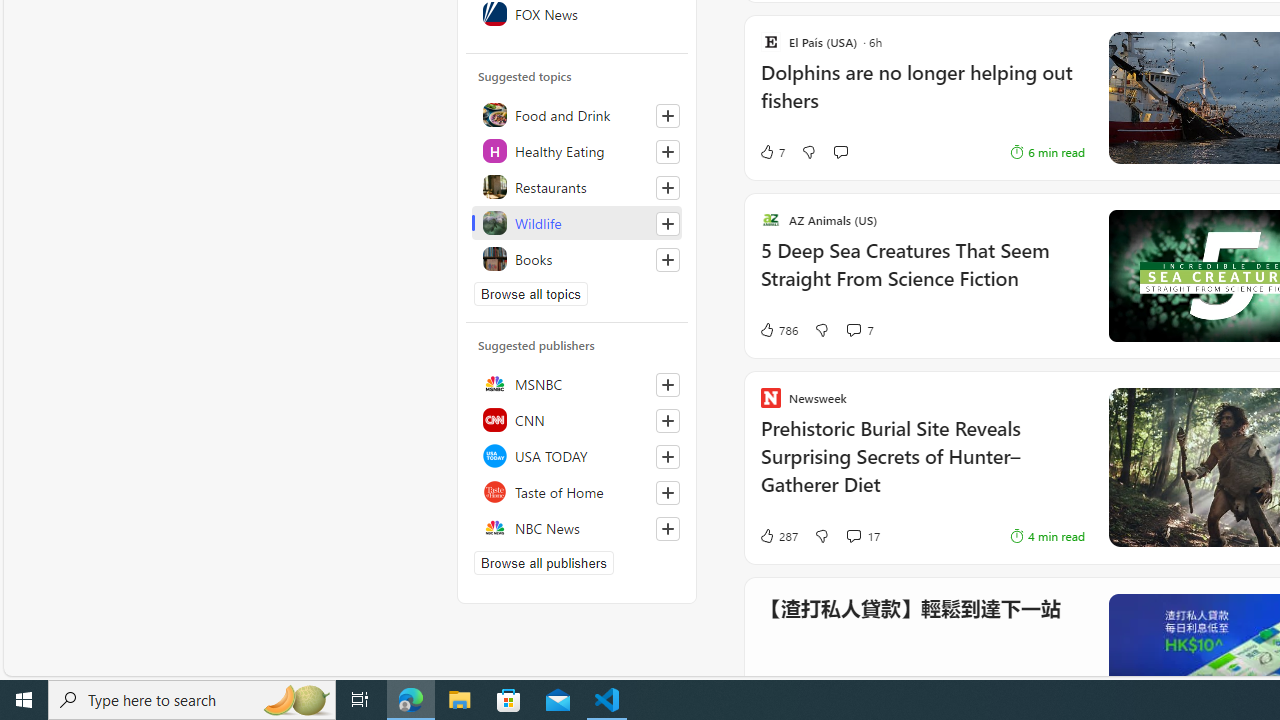 The image size is (1280, 720). What do you see at coordinates (859, 329) in the screenshot?
I see `'View comments 7 Comment'` at bounding box center [859, 329].